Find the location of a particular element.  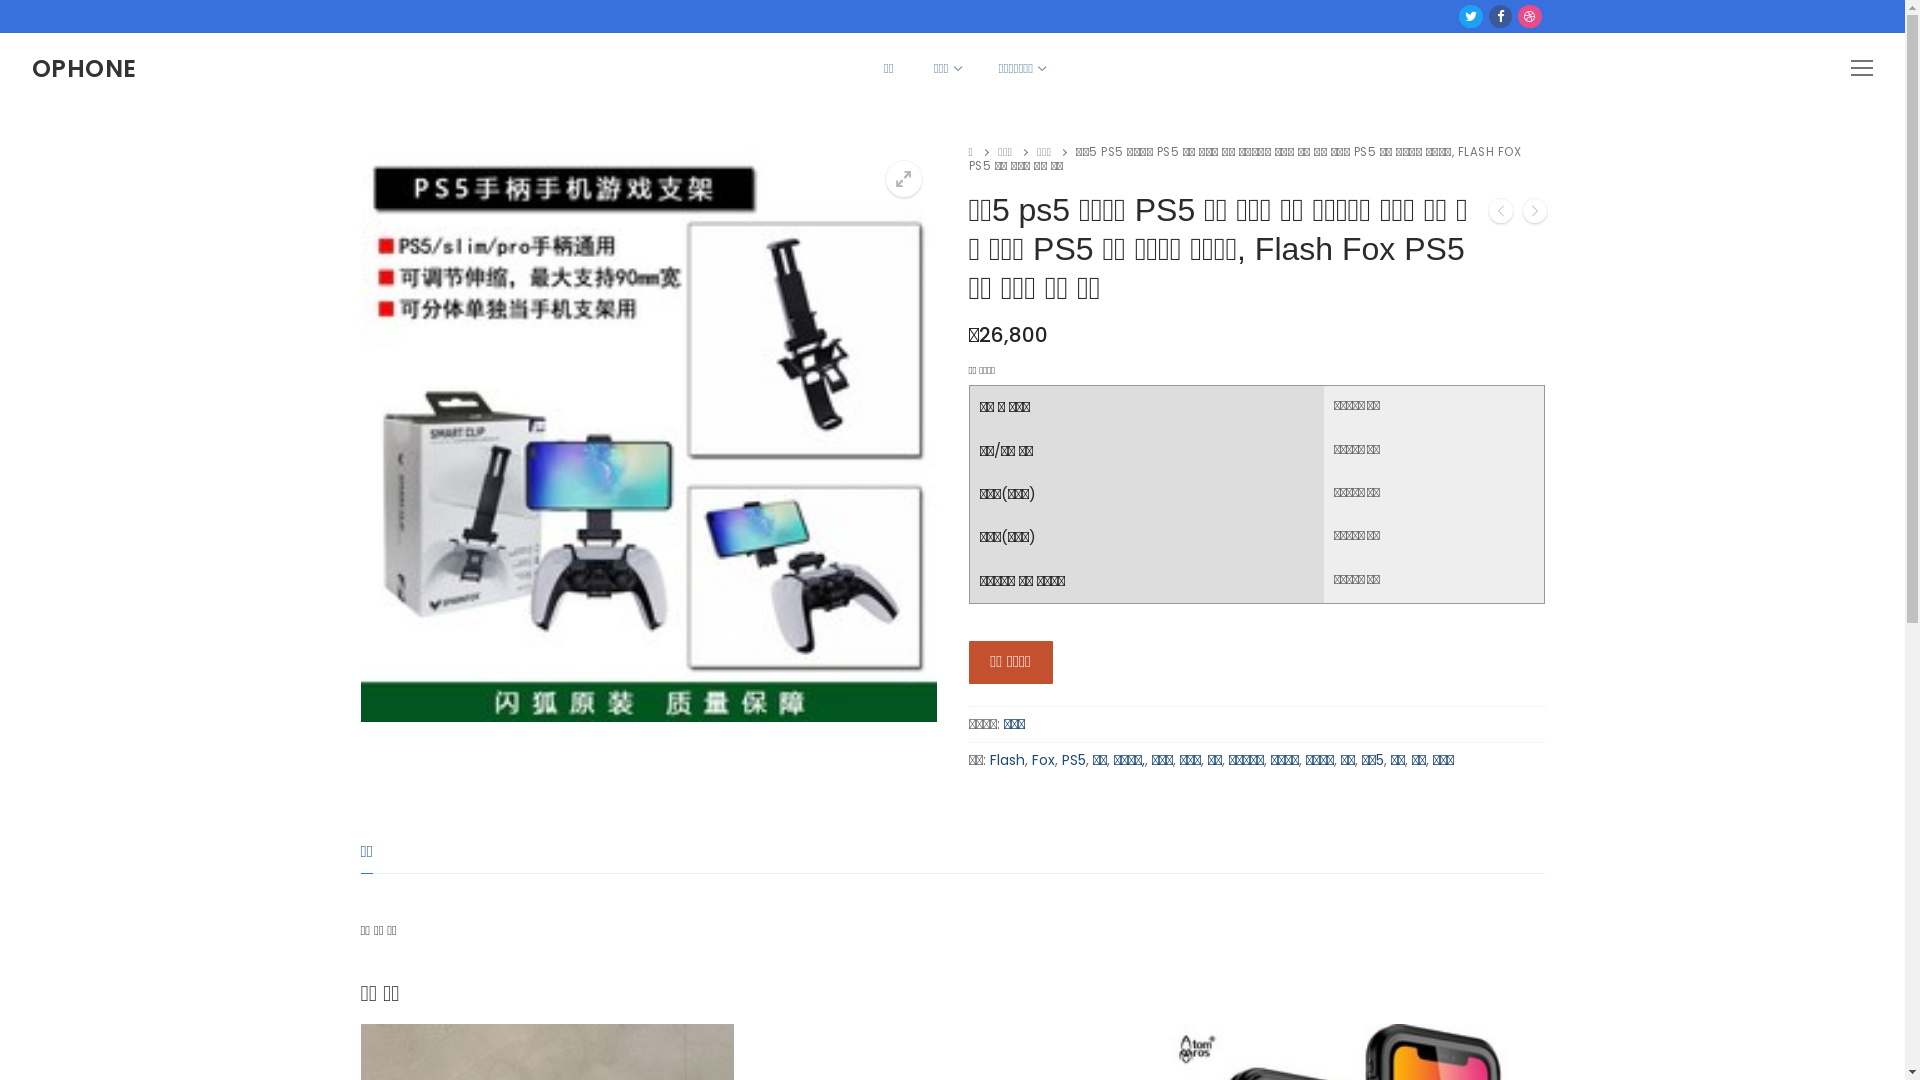

'Dribbble' is located at coordinates (1528, 16).